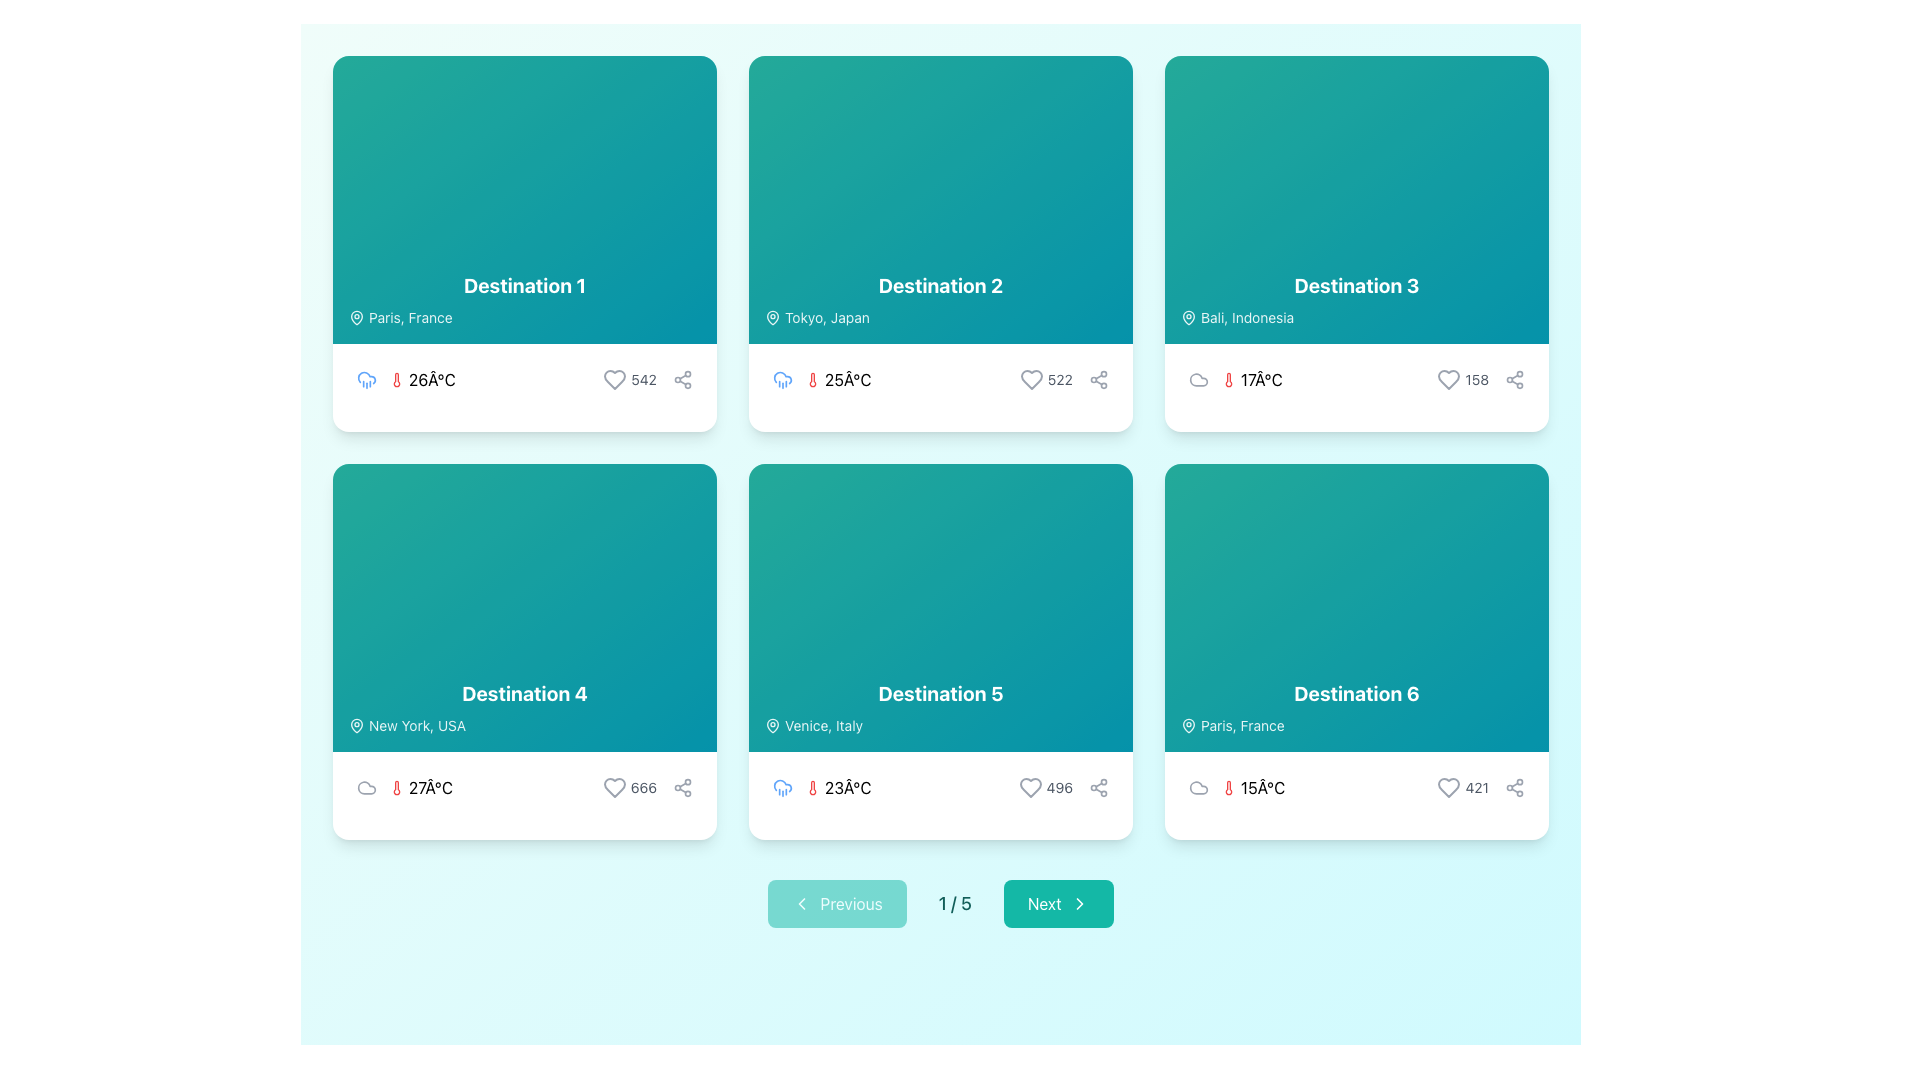 This screenshot has height=1080, width=1920. Describe the element at coordinates (397, 786) in the screenshot. I see `the temperature icon located in 'Destination 4', which is adjacent to the temperature text '27°C' and the weather icon` at that location.